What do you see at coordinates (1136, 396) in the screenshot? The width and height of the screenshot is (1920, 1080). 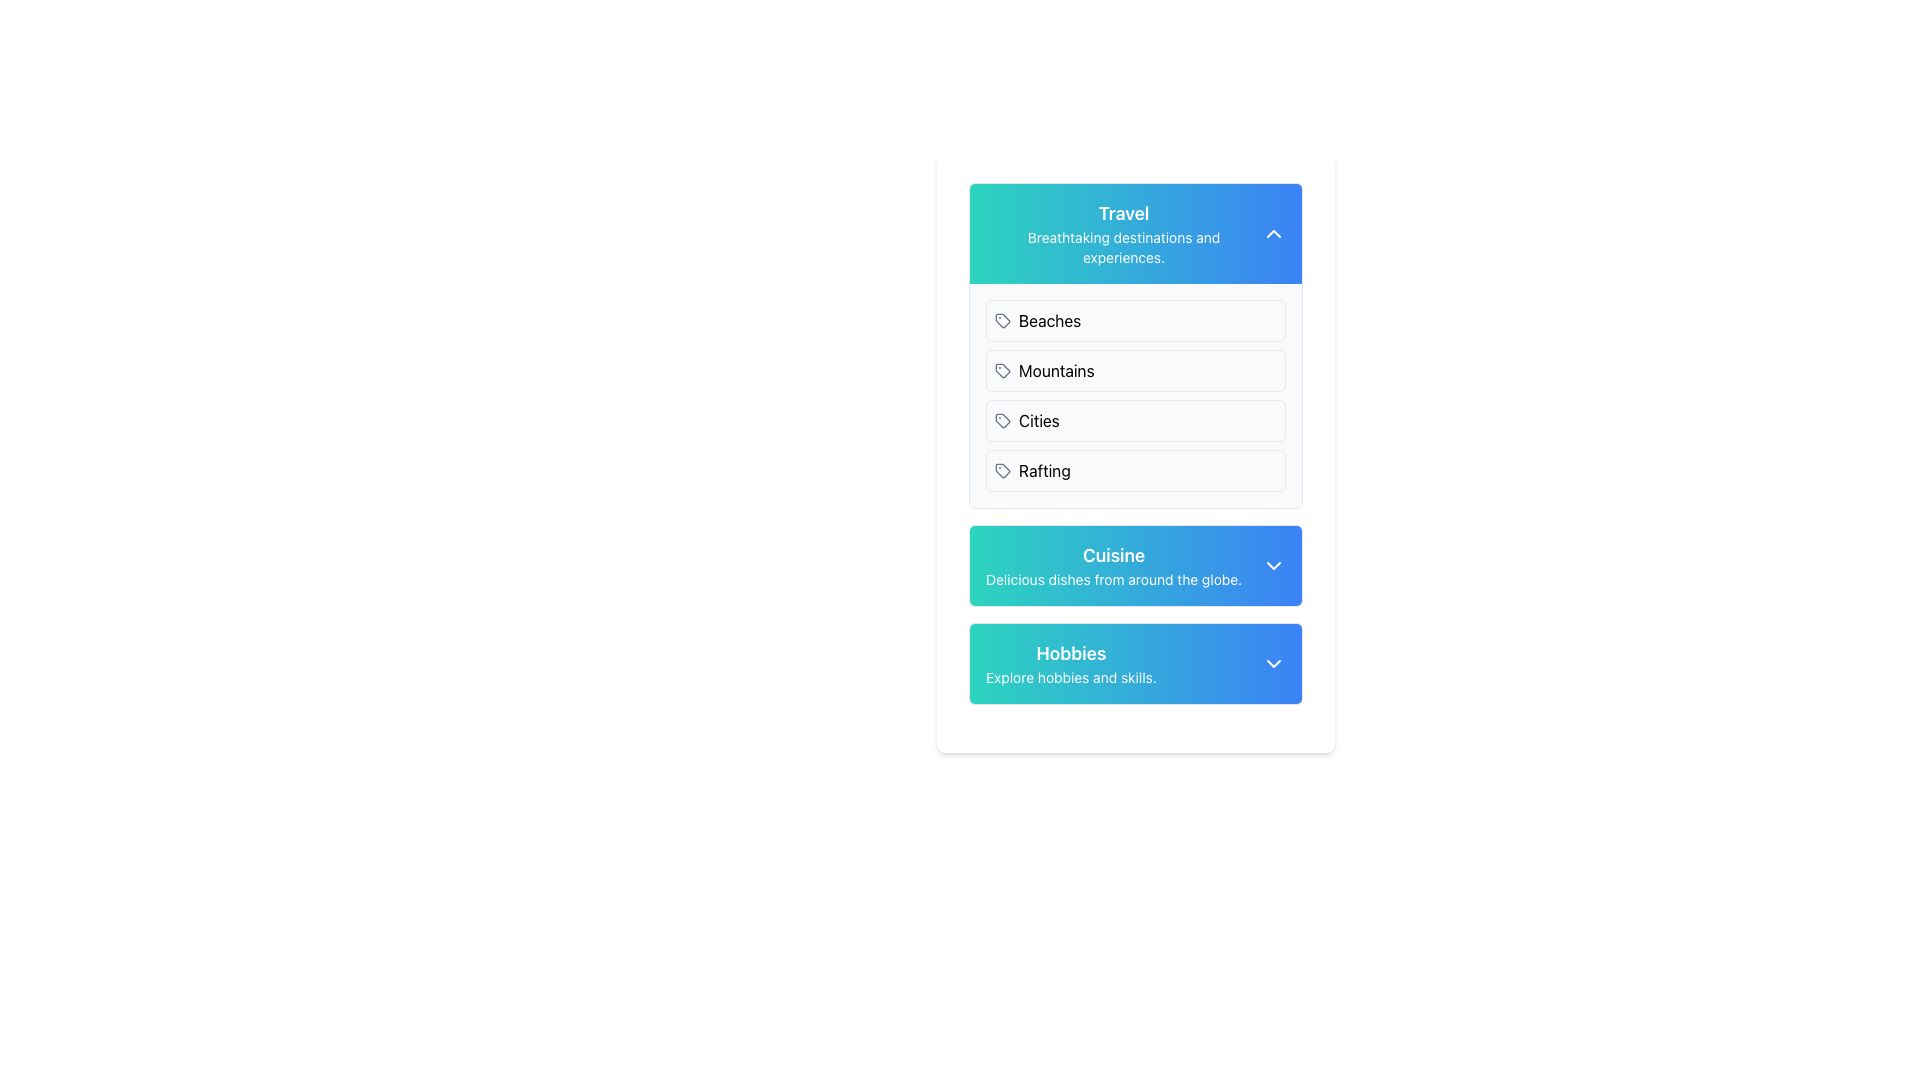 I see `the 'Beaches', 'Mountains', 'Cities', or 'Rafting' button in the Stacked button menu` at bounding box center [1136, 396].